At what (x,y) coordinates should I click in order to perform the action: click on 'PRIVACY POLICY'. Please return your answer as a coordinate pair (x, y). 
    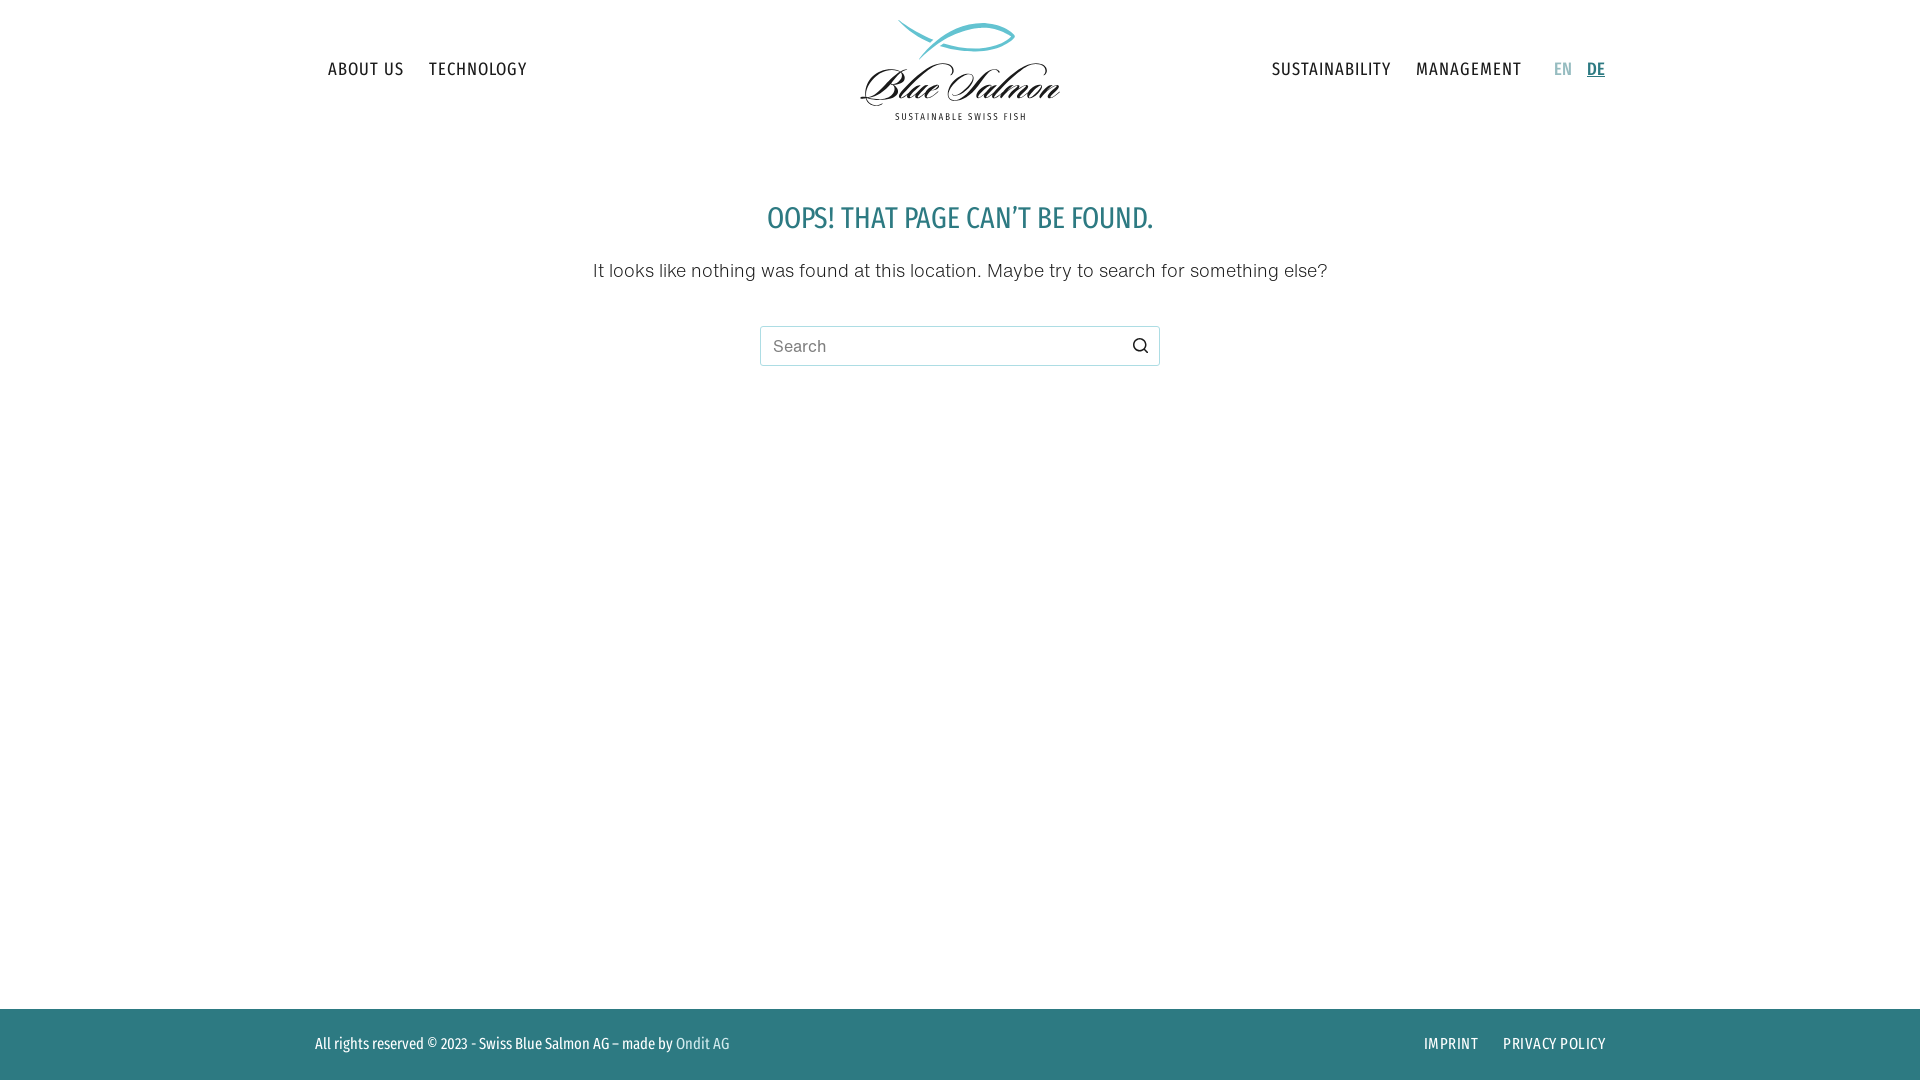
    Looking at the image, I should click on (1489, 1043).